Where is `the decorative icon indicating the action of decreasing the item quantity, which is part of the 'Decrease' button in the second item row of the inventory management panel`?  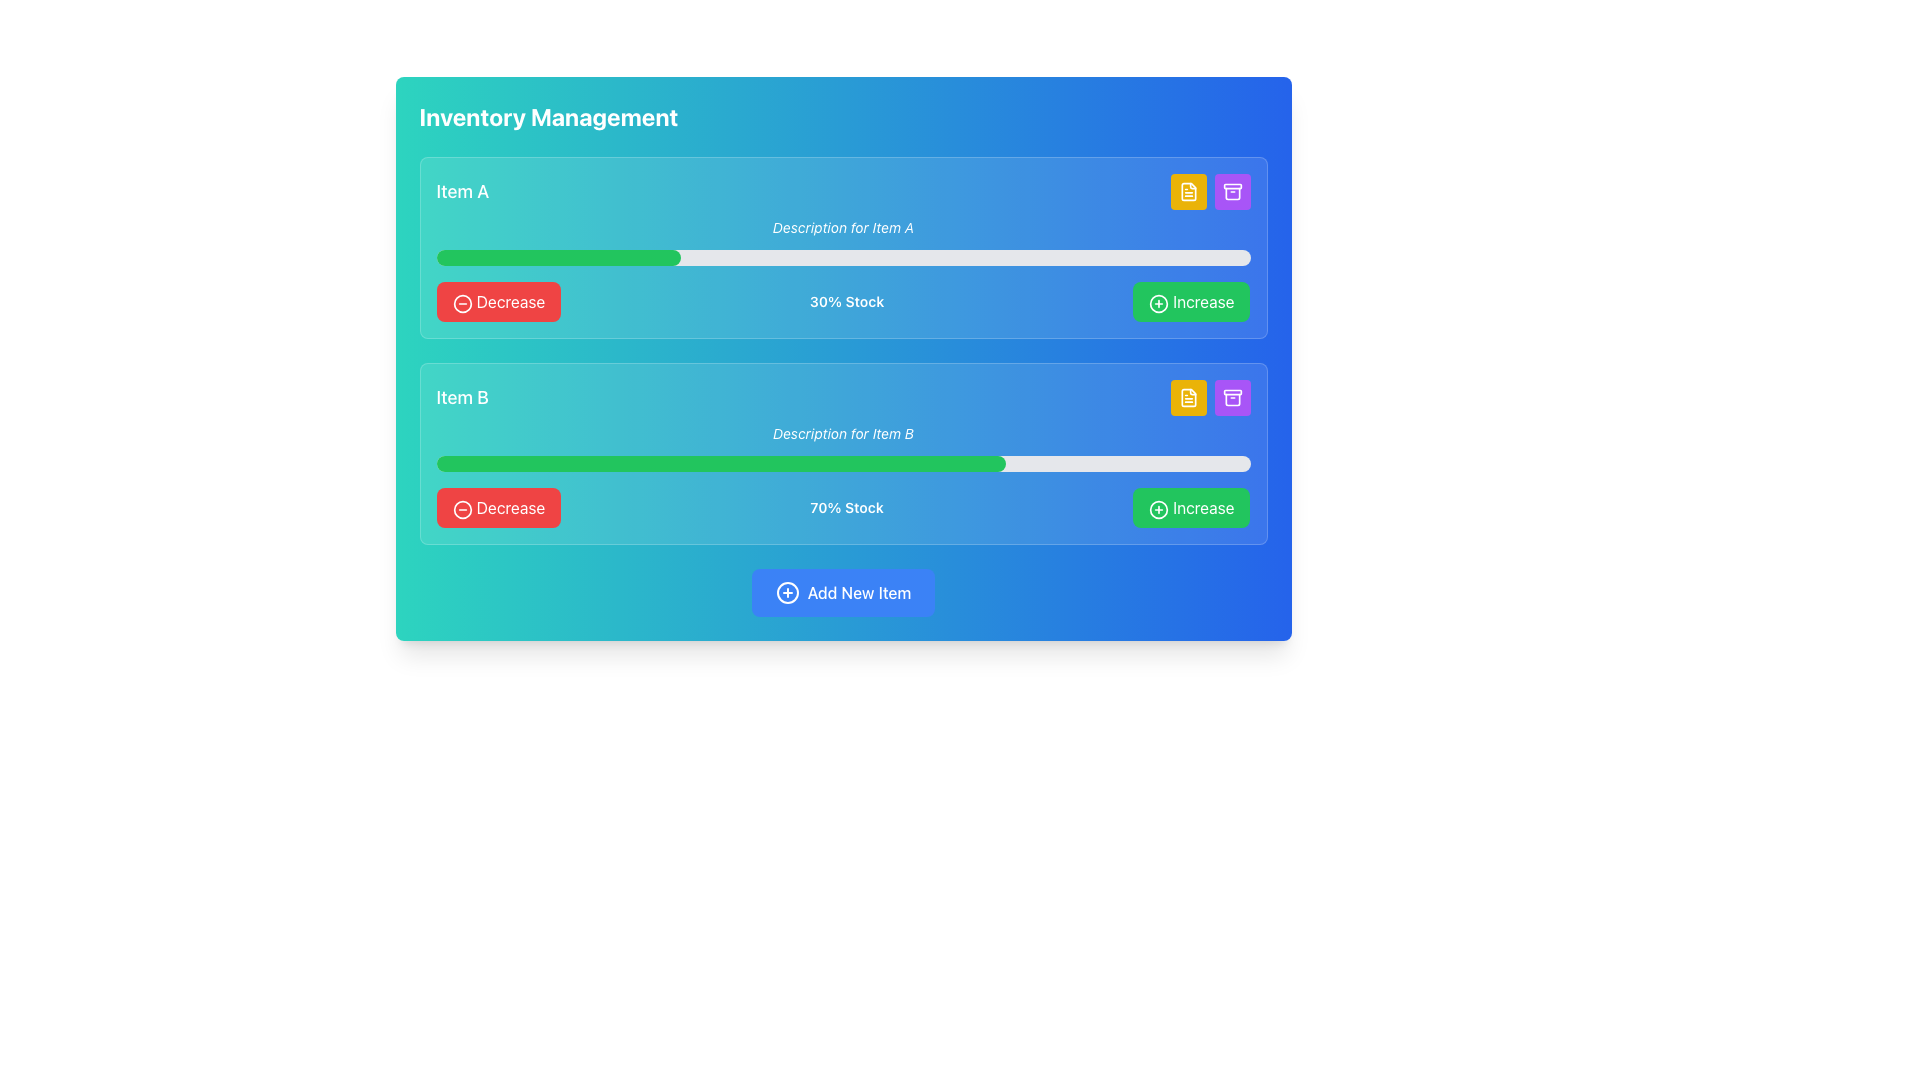 the decorative icon indicating the action of decreasing the item quantity, which is part of the 'Decrease' button in the second item row of the inventory management panel is located at coordinates (461, 303).